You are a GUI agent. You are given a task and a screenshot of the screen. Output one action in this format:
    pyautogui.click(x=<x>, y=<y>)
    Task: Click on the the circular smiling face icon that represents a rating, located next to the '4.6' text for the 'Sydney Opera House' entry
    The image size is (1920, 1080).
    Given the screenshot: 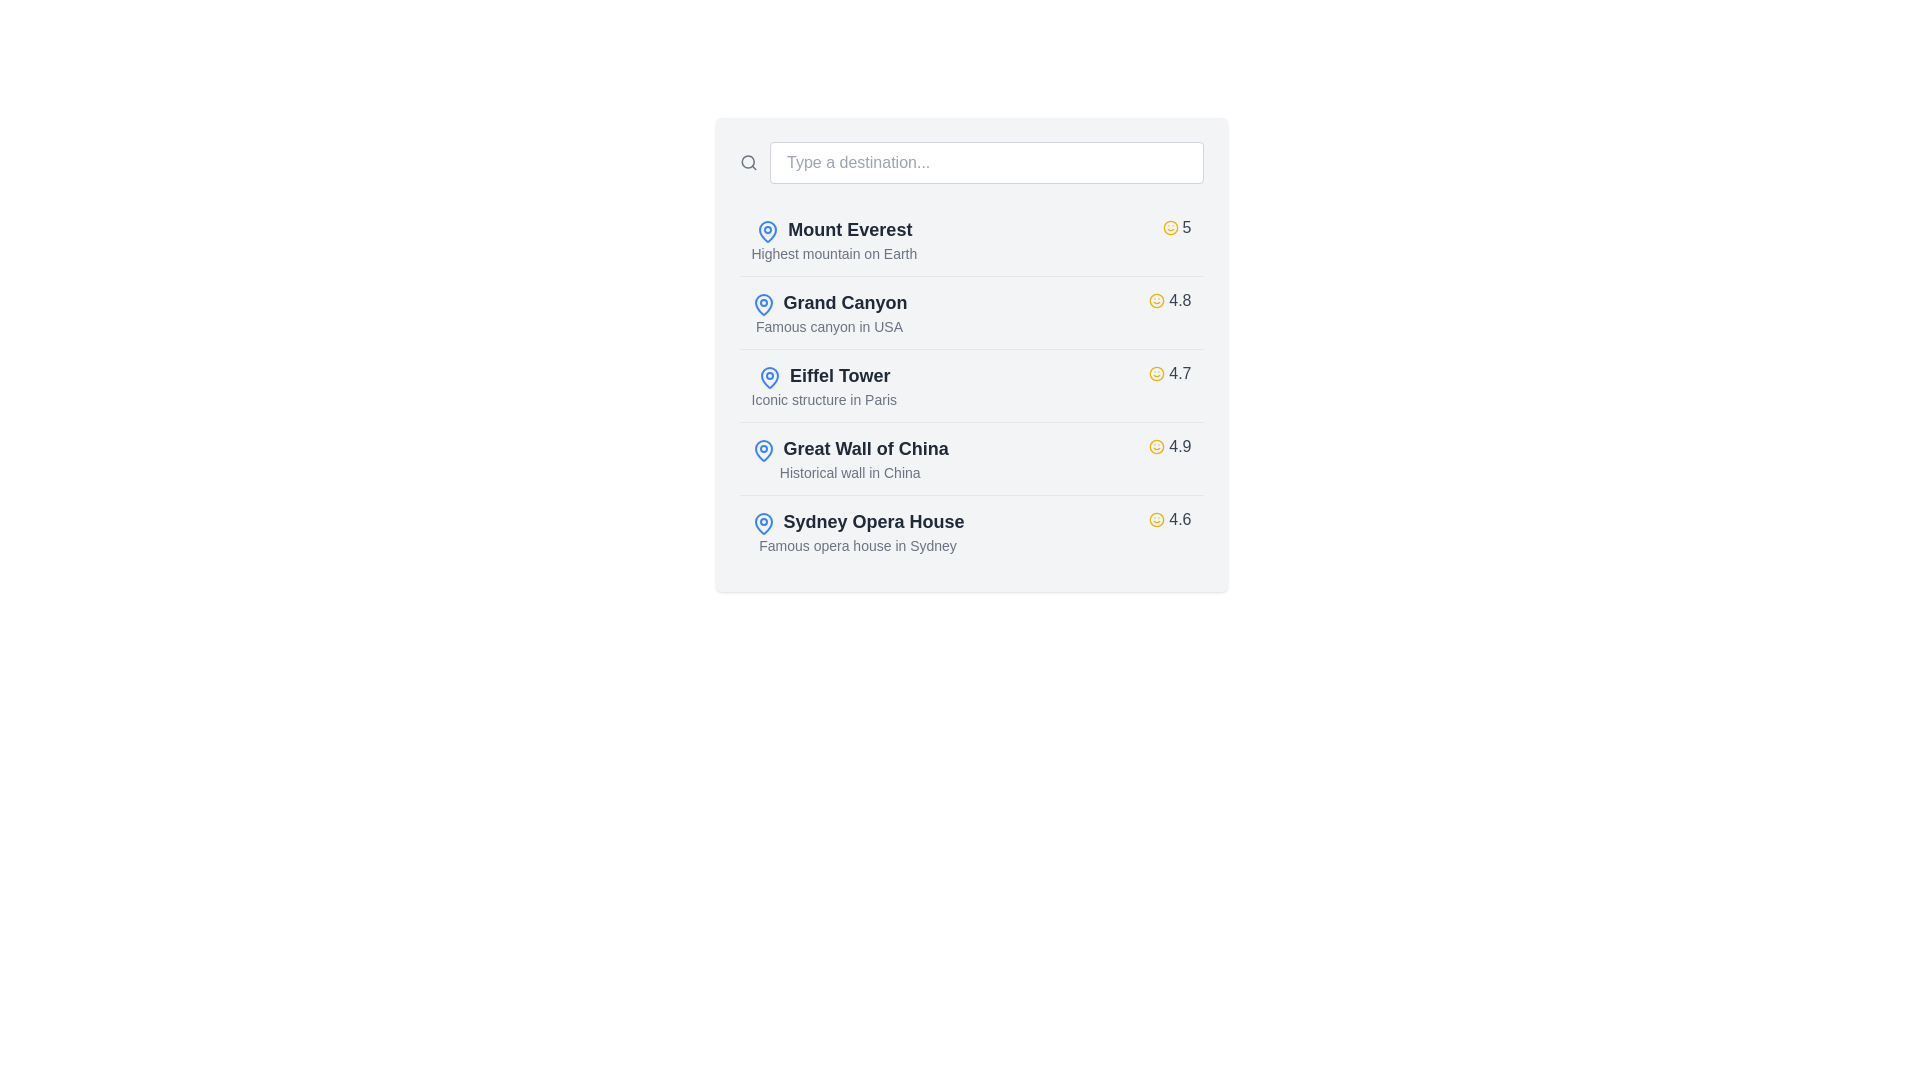 What is the action you would take?
    pyautogui.click(x=1157, y=519)
    